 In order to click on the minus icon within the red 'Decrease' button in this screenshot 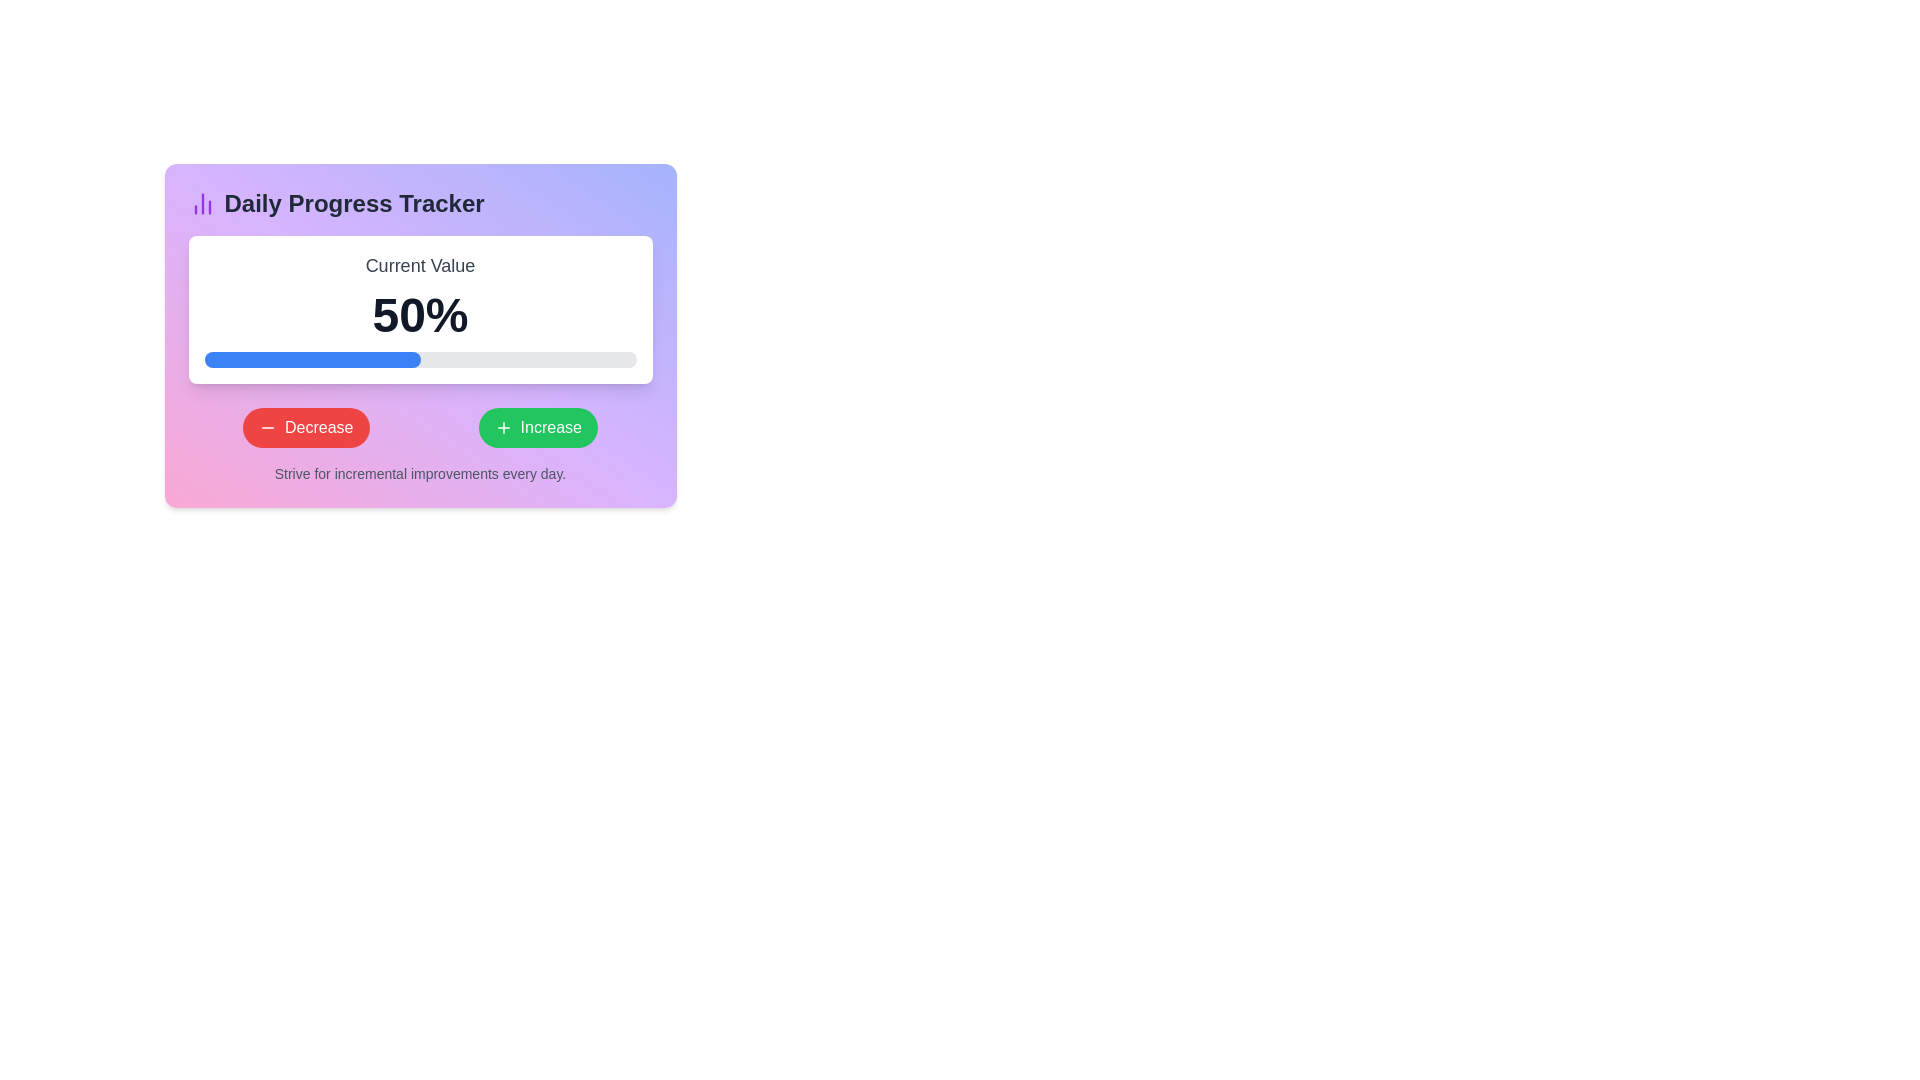, I will do `click(267, 427)`.